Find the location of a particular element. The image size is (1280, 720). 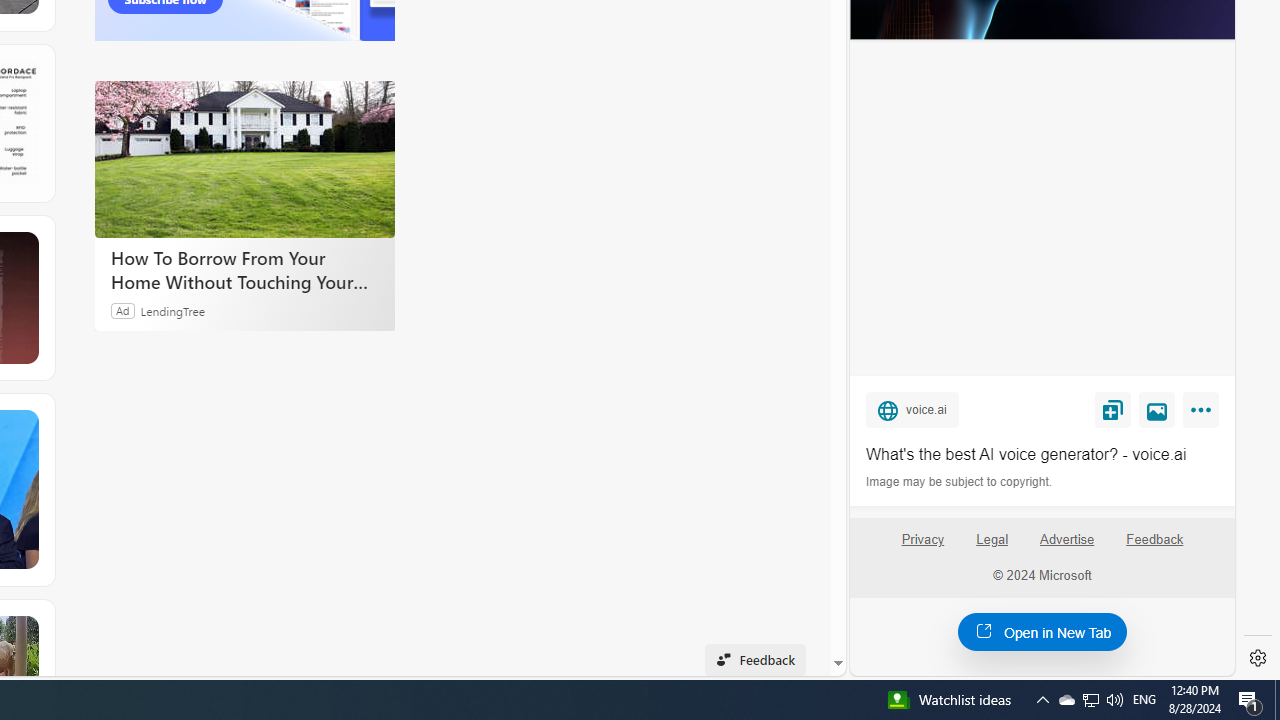

'voice.ai' is located at coordinates (911, 408).